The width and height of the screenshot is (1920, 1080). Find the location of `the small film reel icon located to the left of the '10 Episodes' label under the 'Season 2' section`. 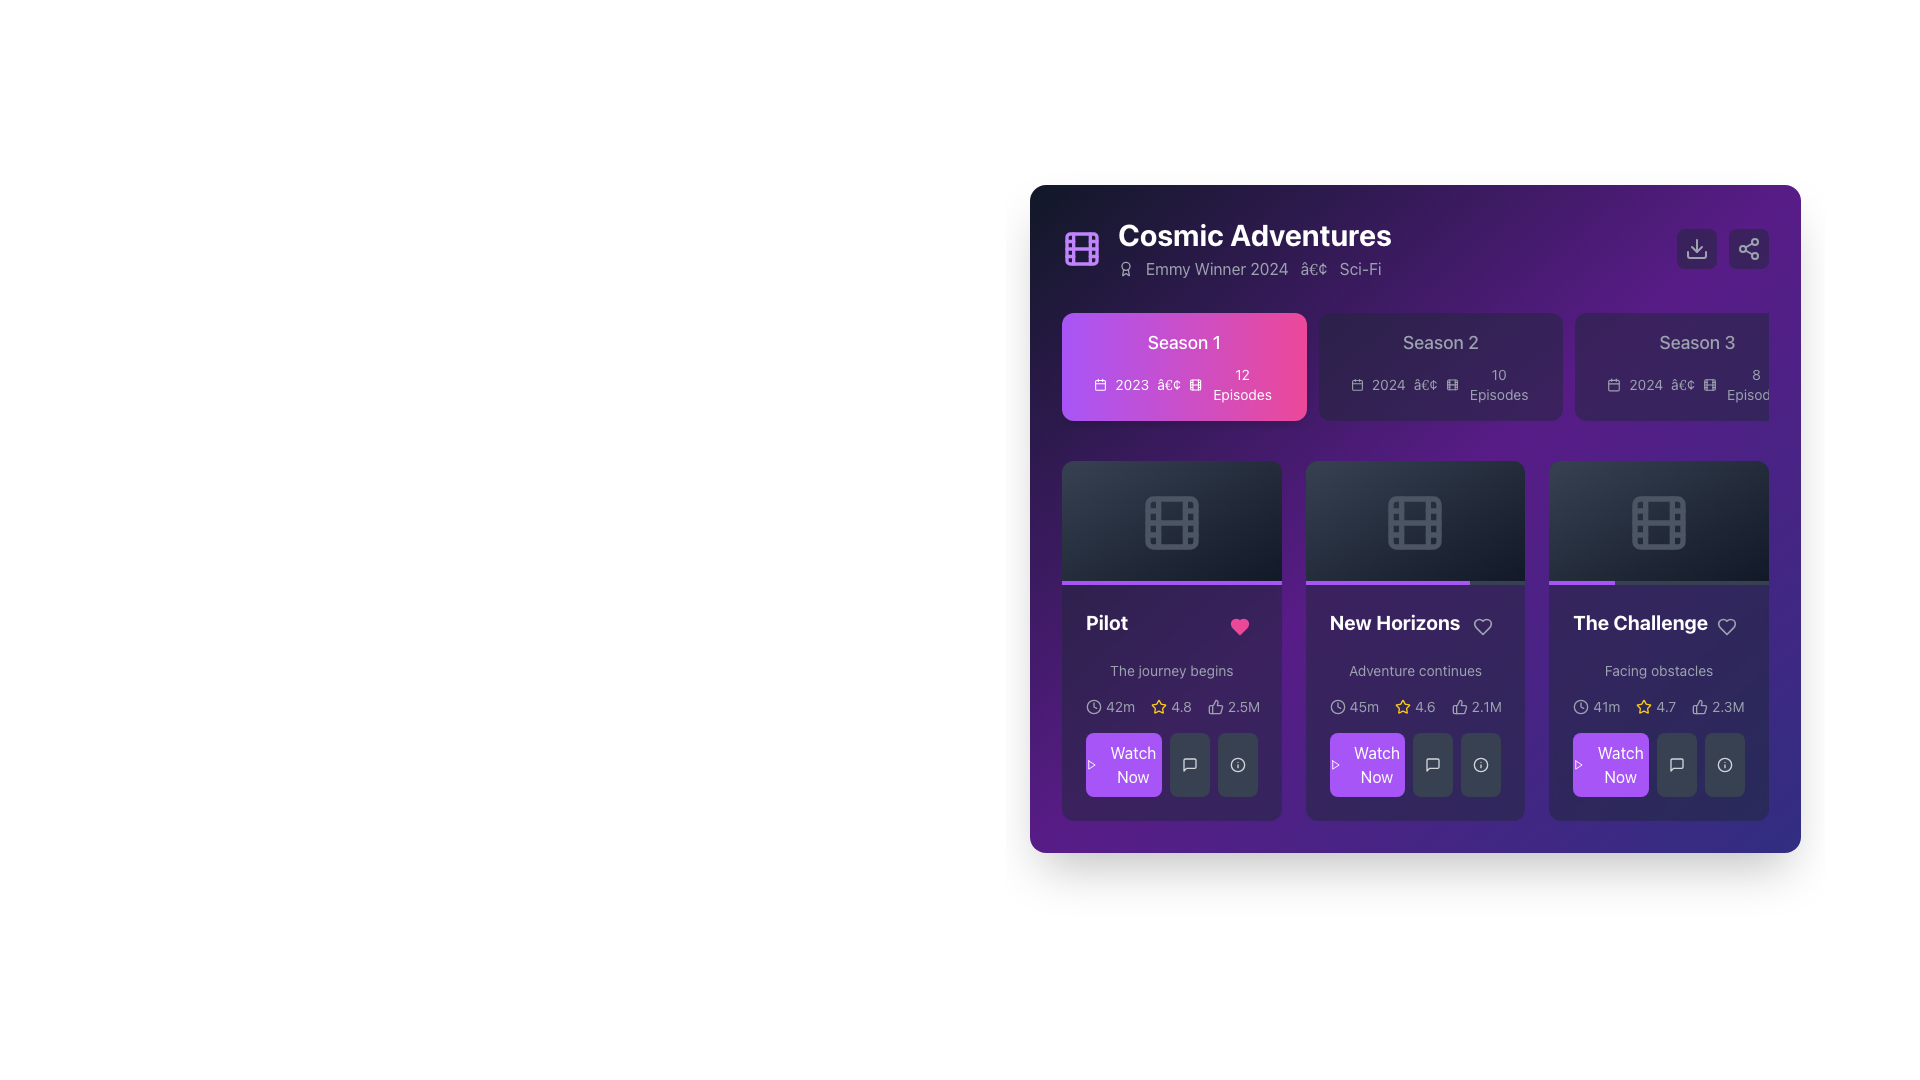

the small film reel icon located to the left of the '10 Episodes' label under the 'Season 2' section is located at coordinates (1452, 385).